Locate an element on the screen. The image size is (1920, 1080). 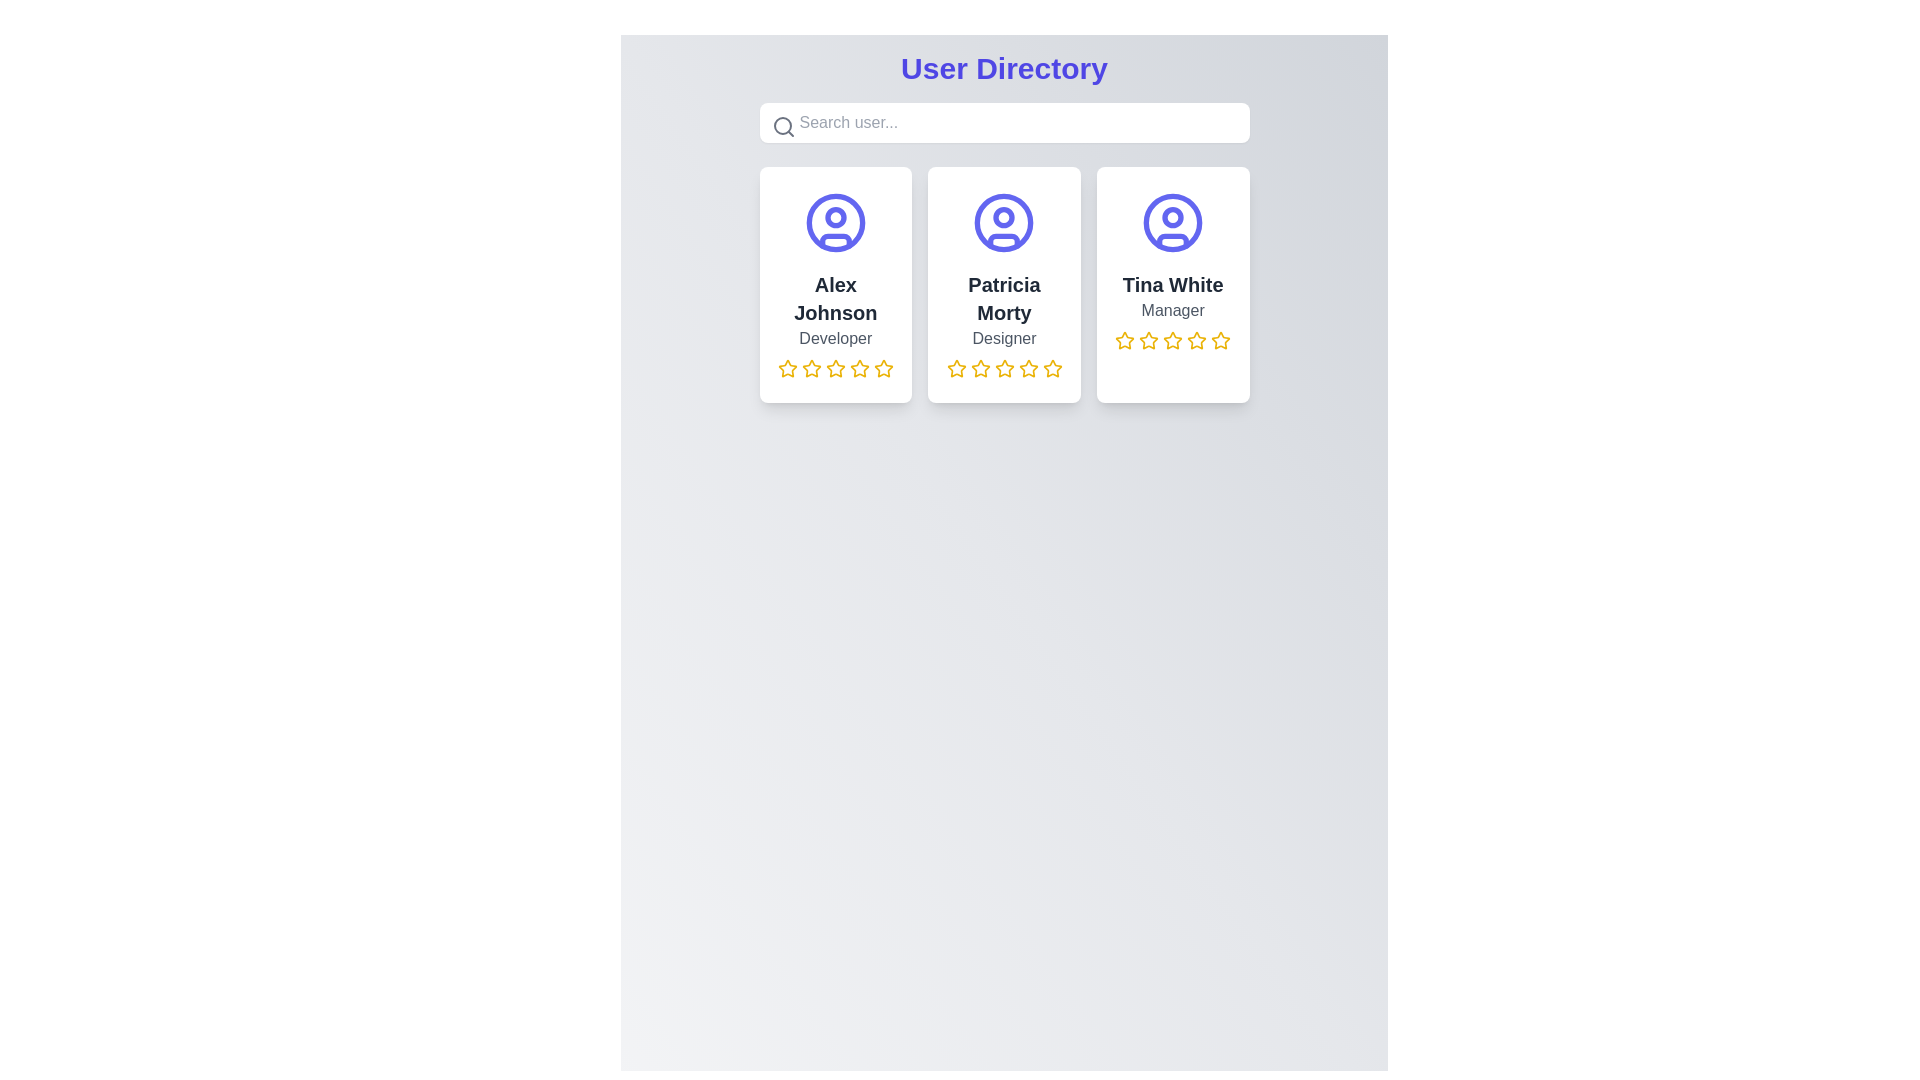
the fifth star icon from the left in the rating stars group under the user information for 'Patricia Morty', who is a Designer, to rate is located at coordinates (1051, 369).